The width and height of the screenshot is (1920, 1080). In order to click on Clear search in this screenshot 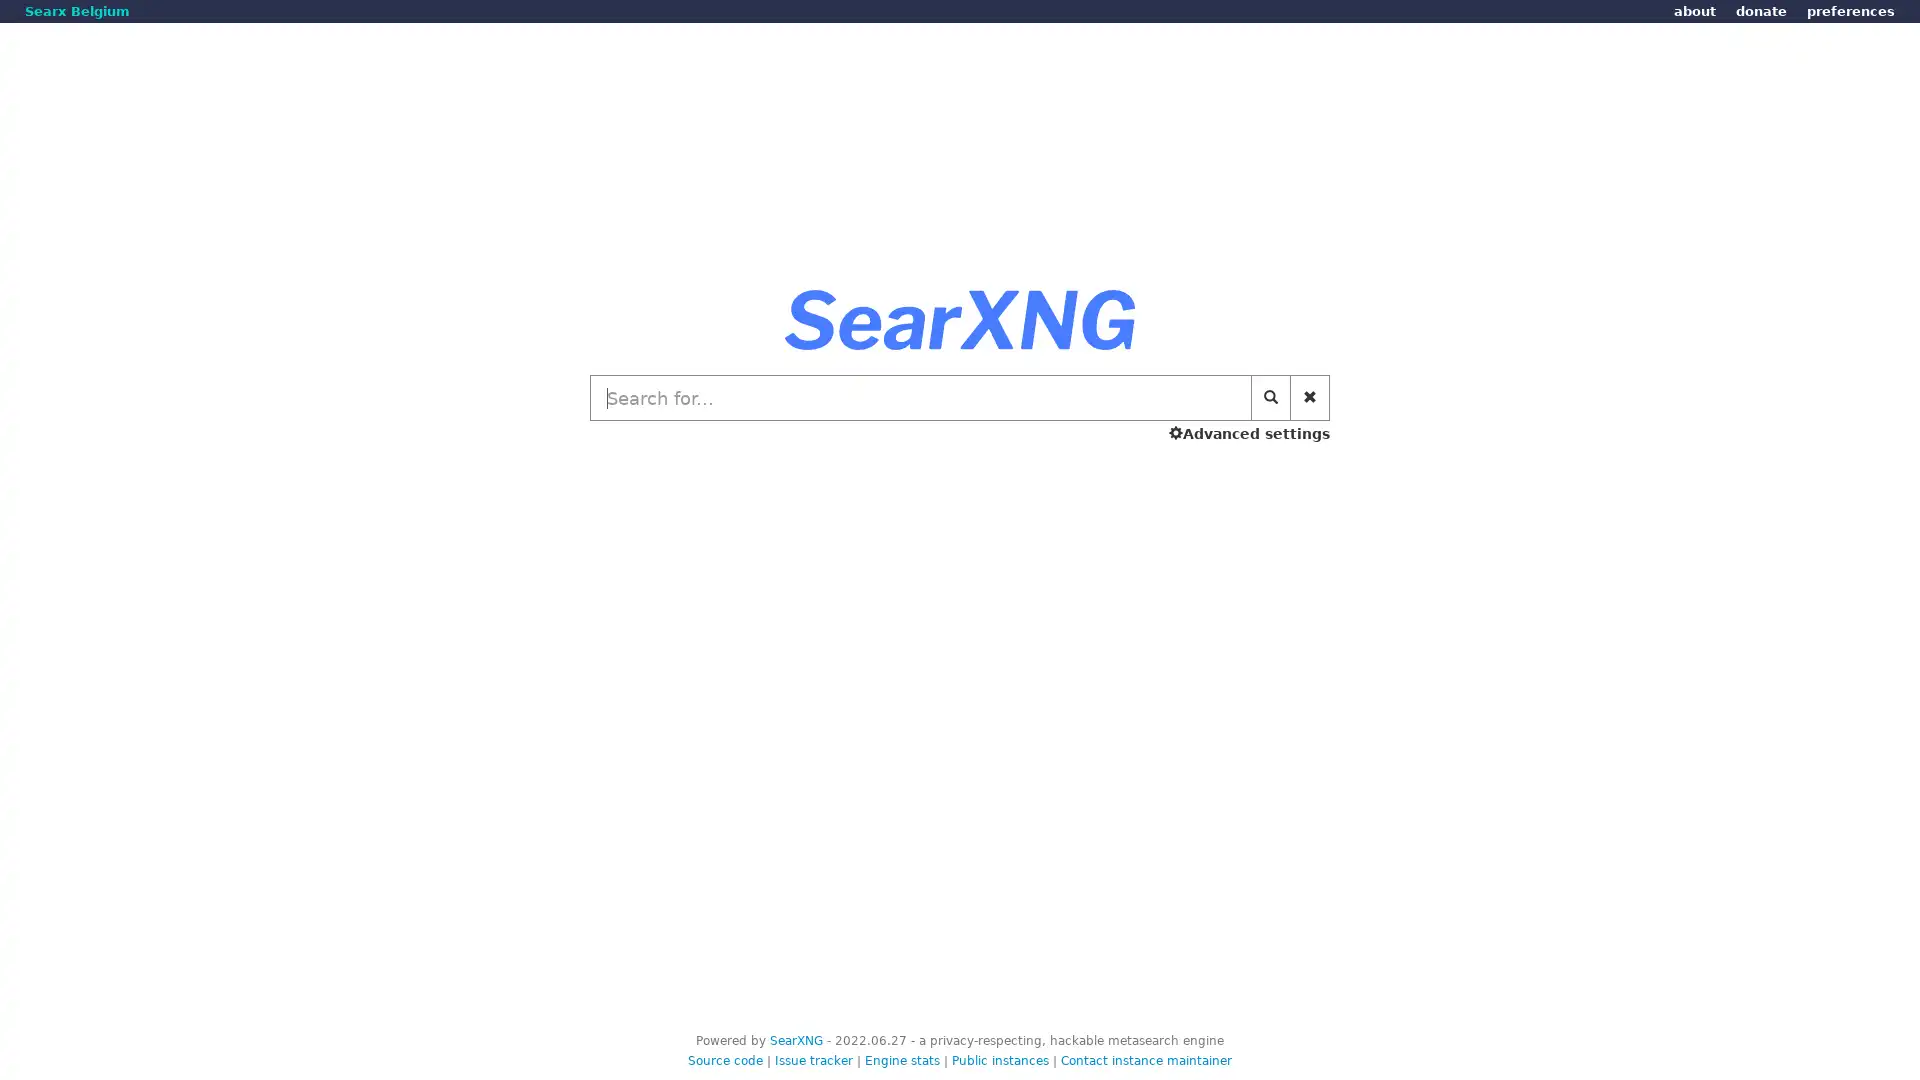, I will do `click(1310, 397)`.